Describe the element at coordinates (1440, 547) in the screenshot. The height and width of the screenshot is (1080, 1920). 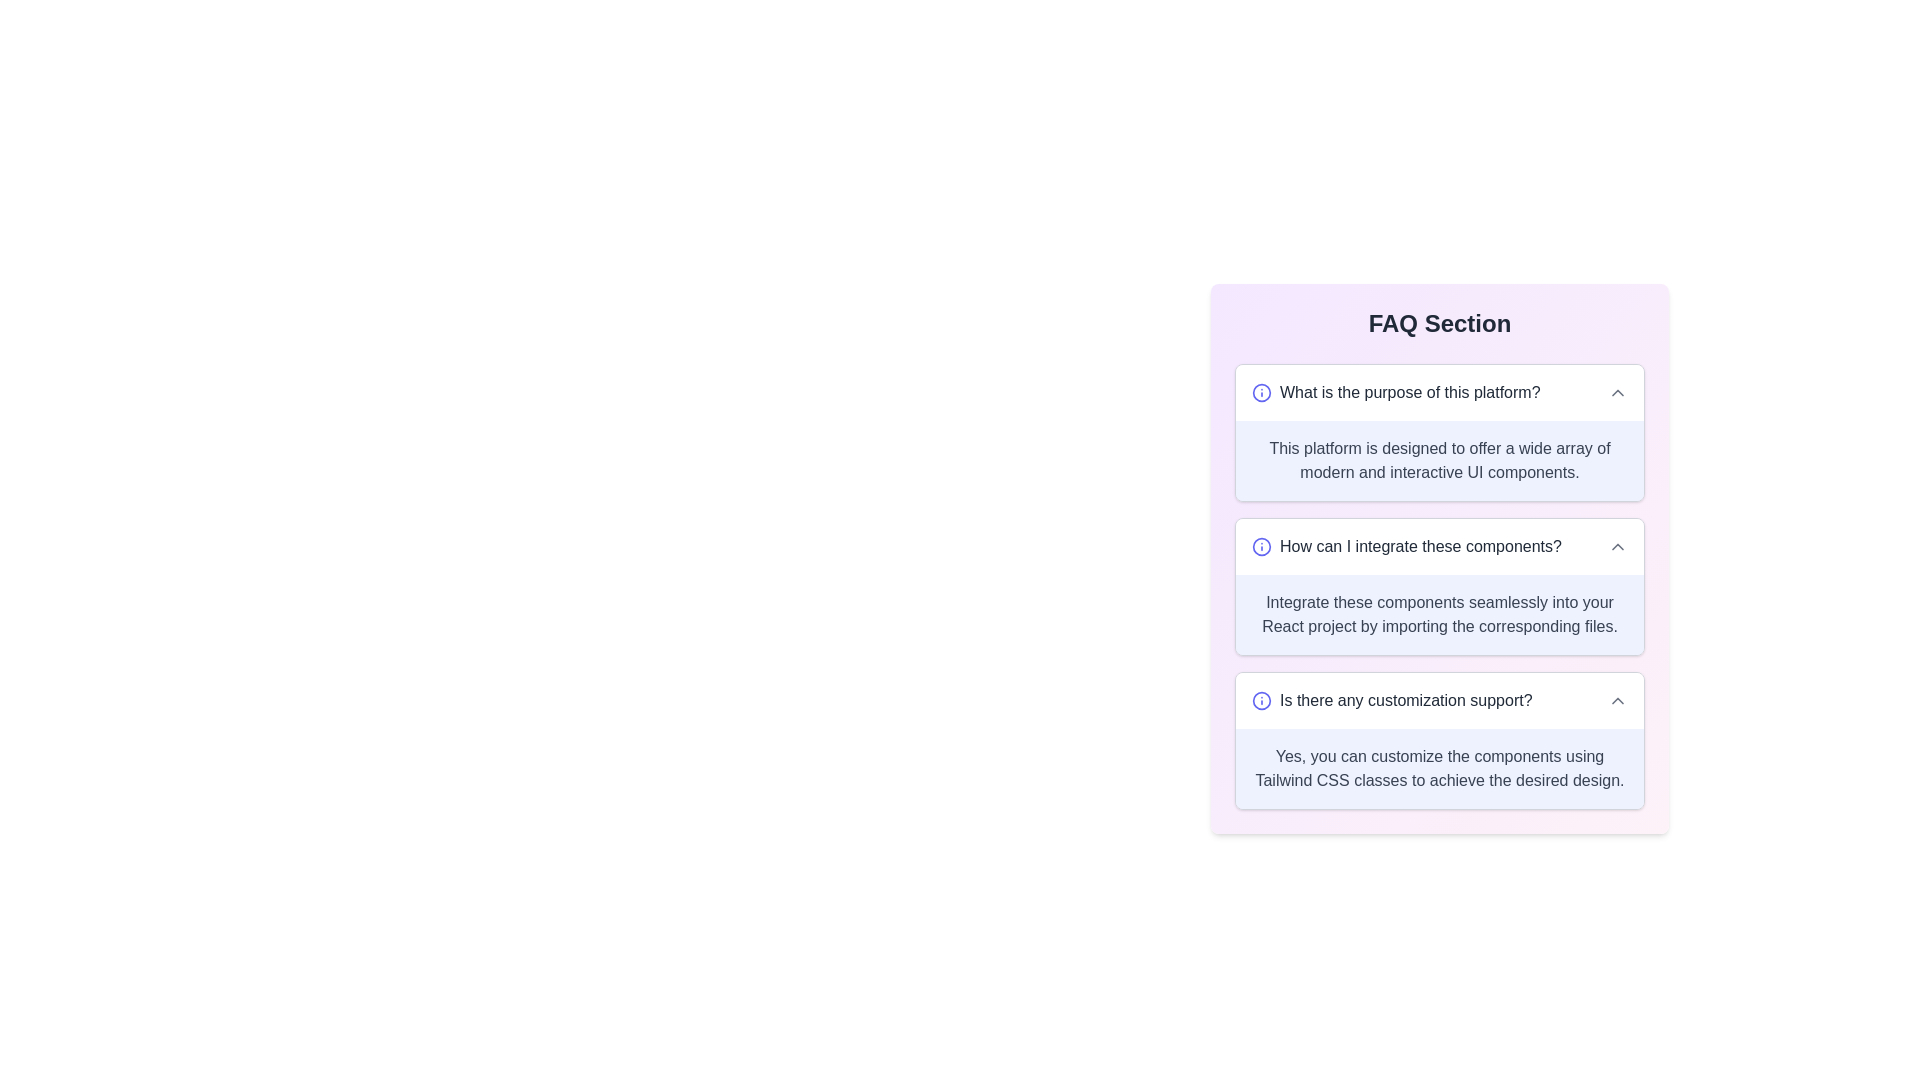
I see `the Interactive FAQ header that reads 'How can I integrate these components?' with gray text and an indigo icon on the left` at that location.